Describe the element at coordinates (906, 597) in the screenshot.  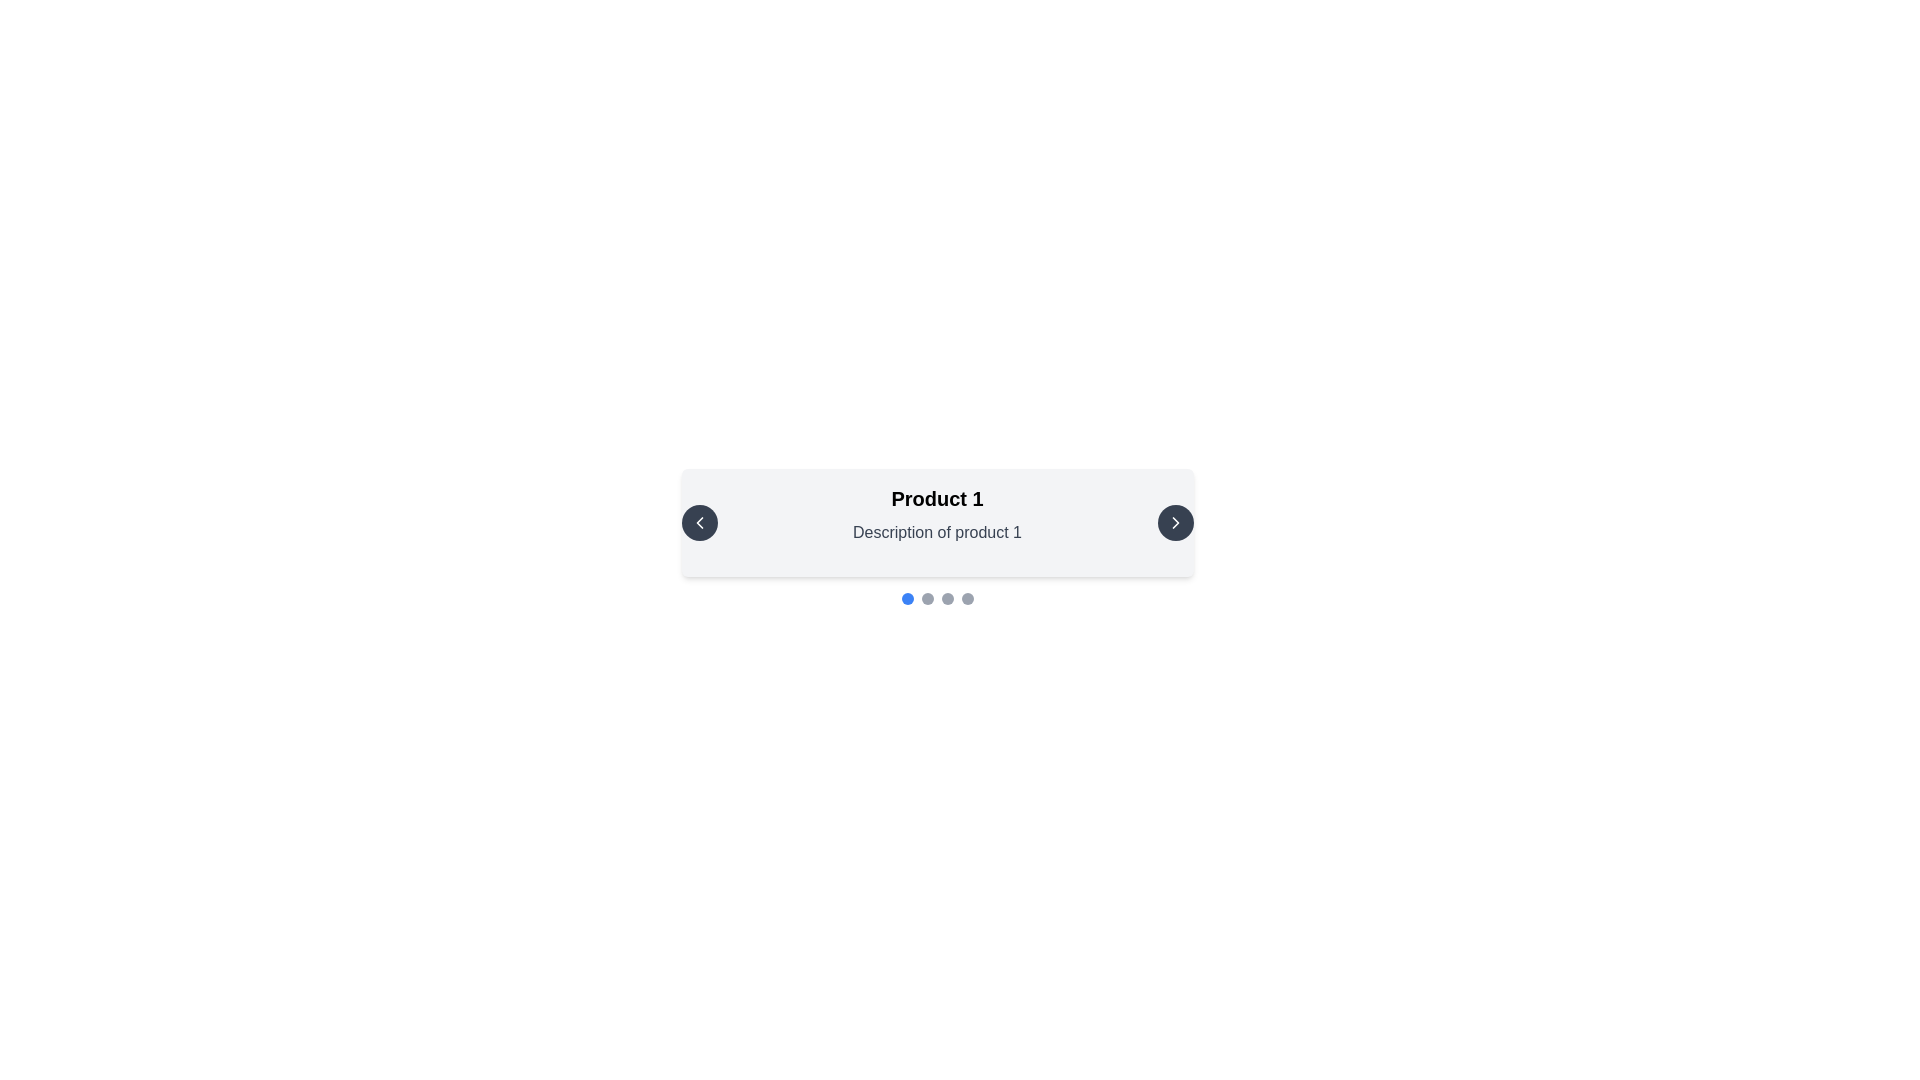
I see `the first circular interactive indicator in a carousel, which is solid blue and positioned at the center bottom of the interface` at that location.